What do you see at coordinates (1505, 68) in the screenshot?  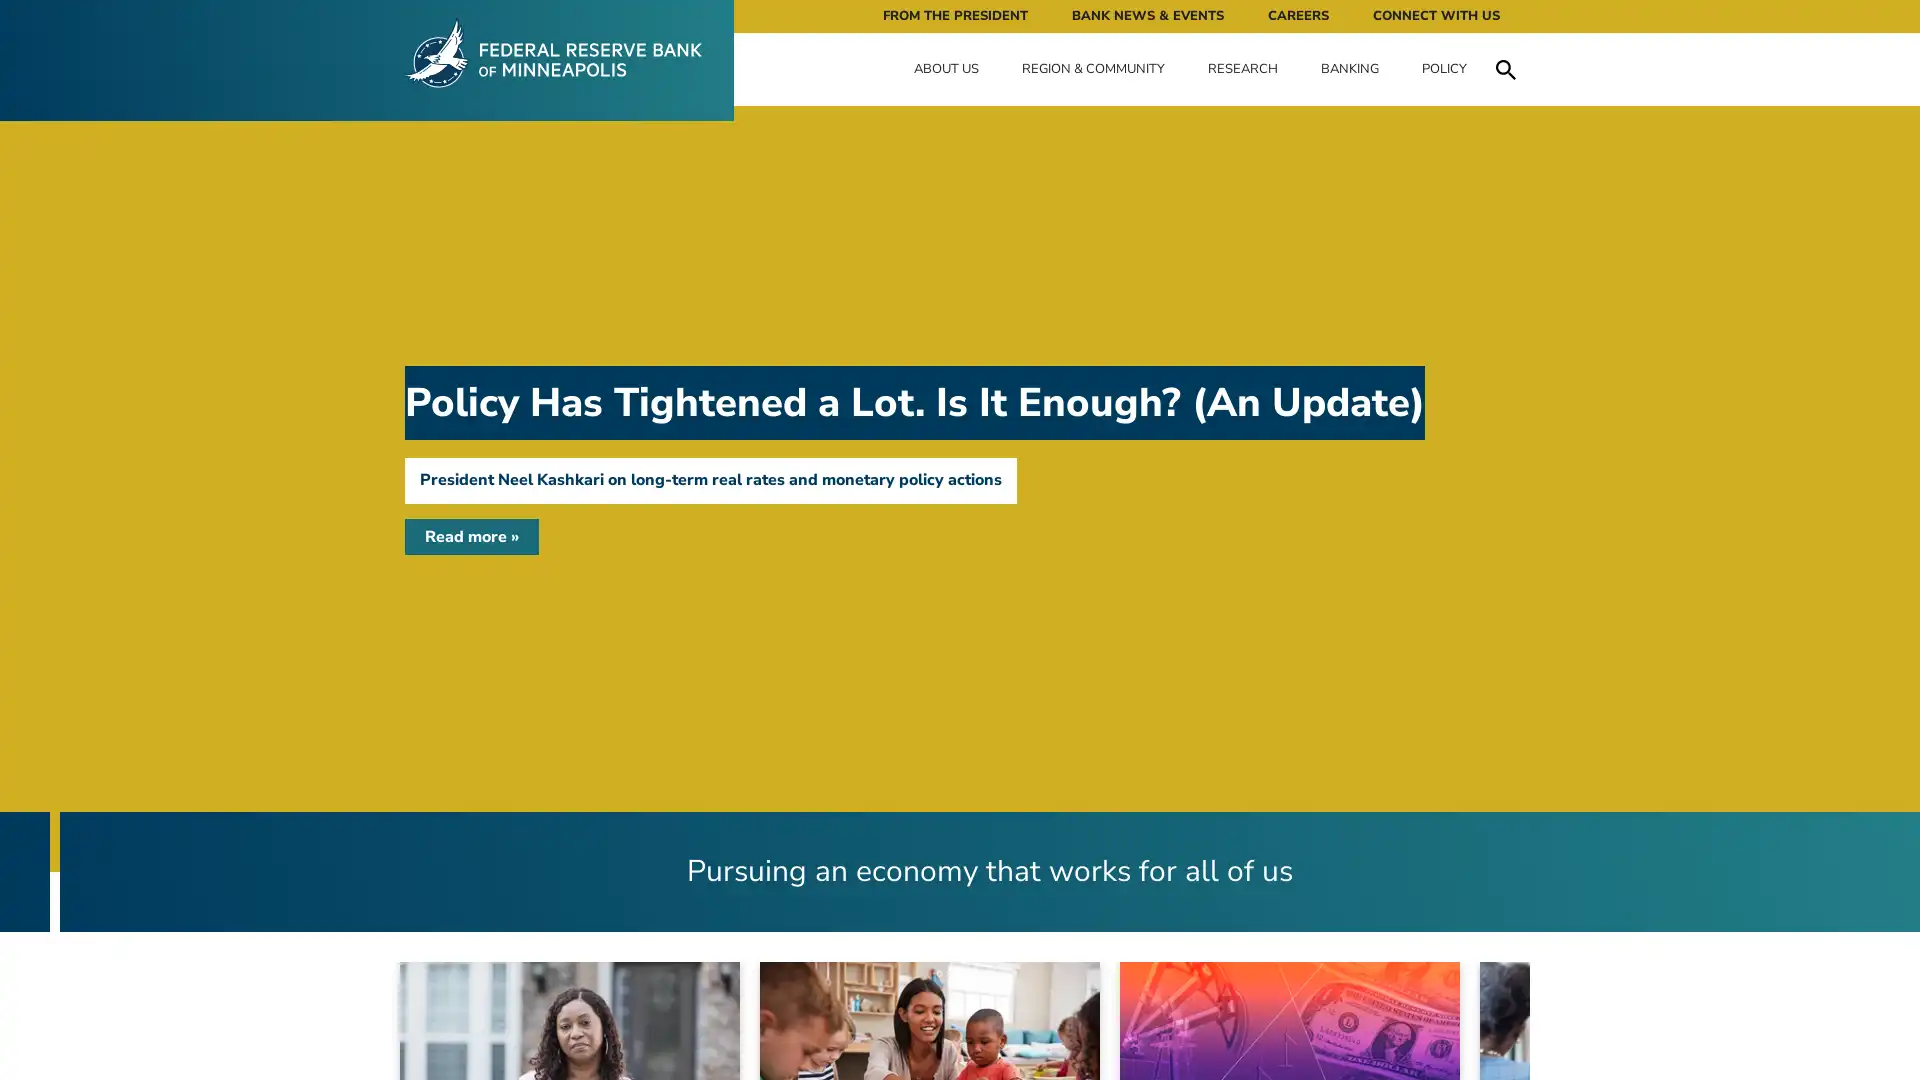 I see `Toggle Search` at bounding box center [1505, 68].